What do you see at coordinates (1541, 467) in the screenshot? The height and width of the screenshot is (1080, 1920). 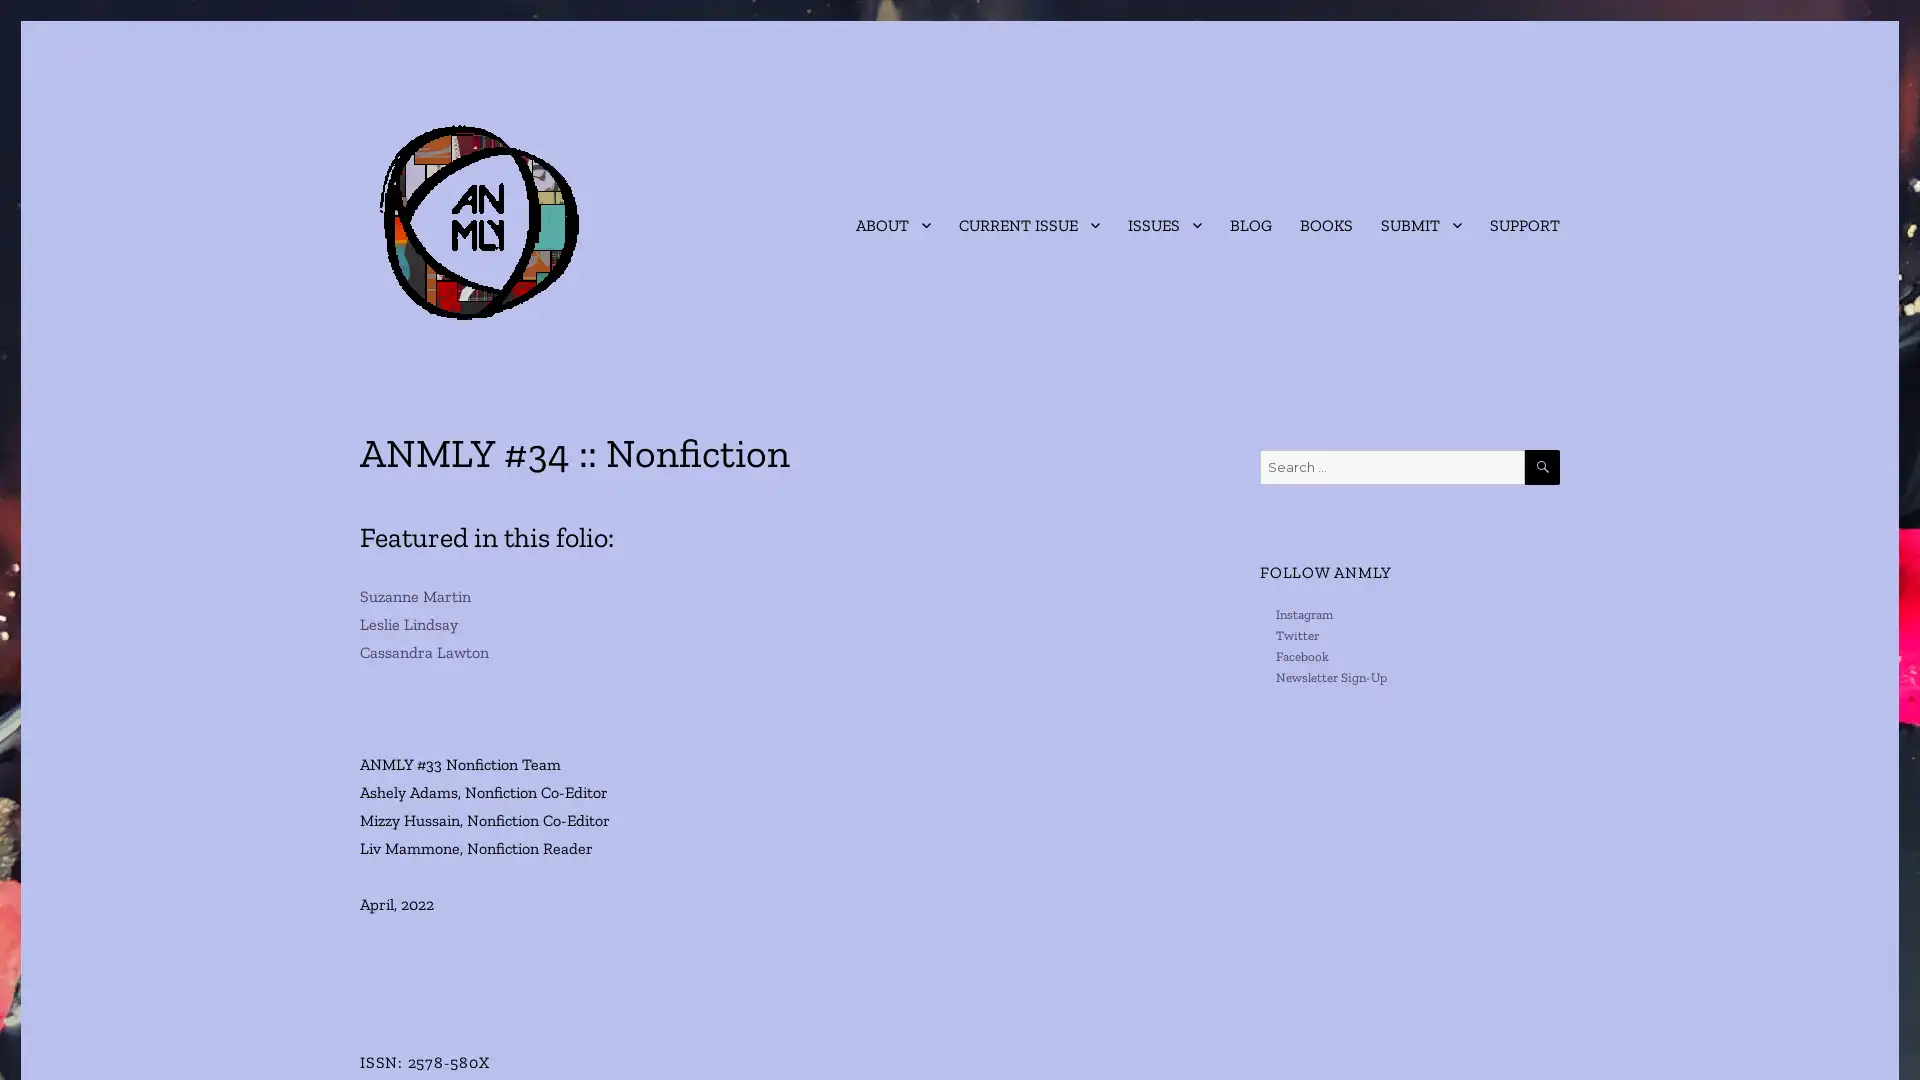 I see `SEARCH` at bounding box center [1541, 467].